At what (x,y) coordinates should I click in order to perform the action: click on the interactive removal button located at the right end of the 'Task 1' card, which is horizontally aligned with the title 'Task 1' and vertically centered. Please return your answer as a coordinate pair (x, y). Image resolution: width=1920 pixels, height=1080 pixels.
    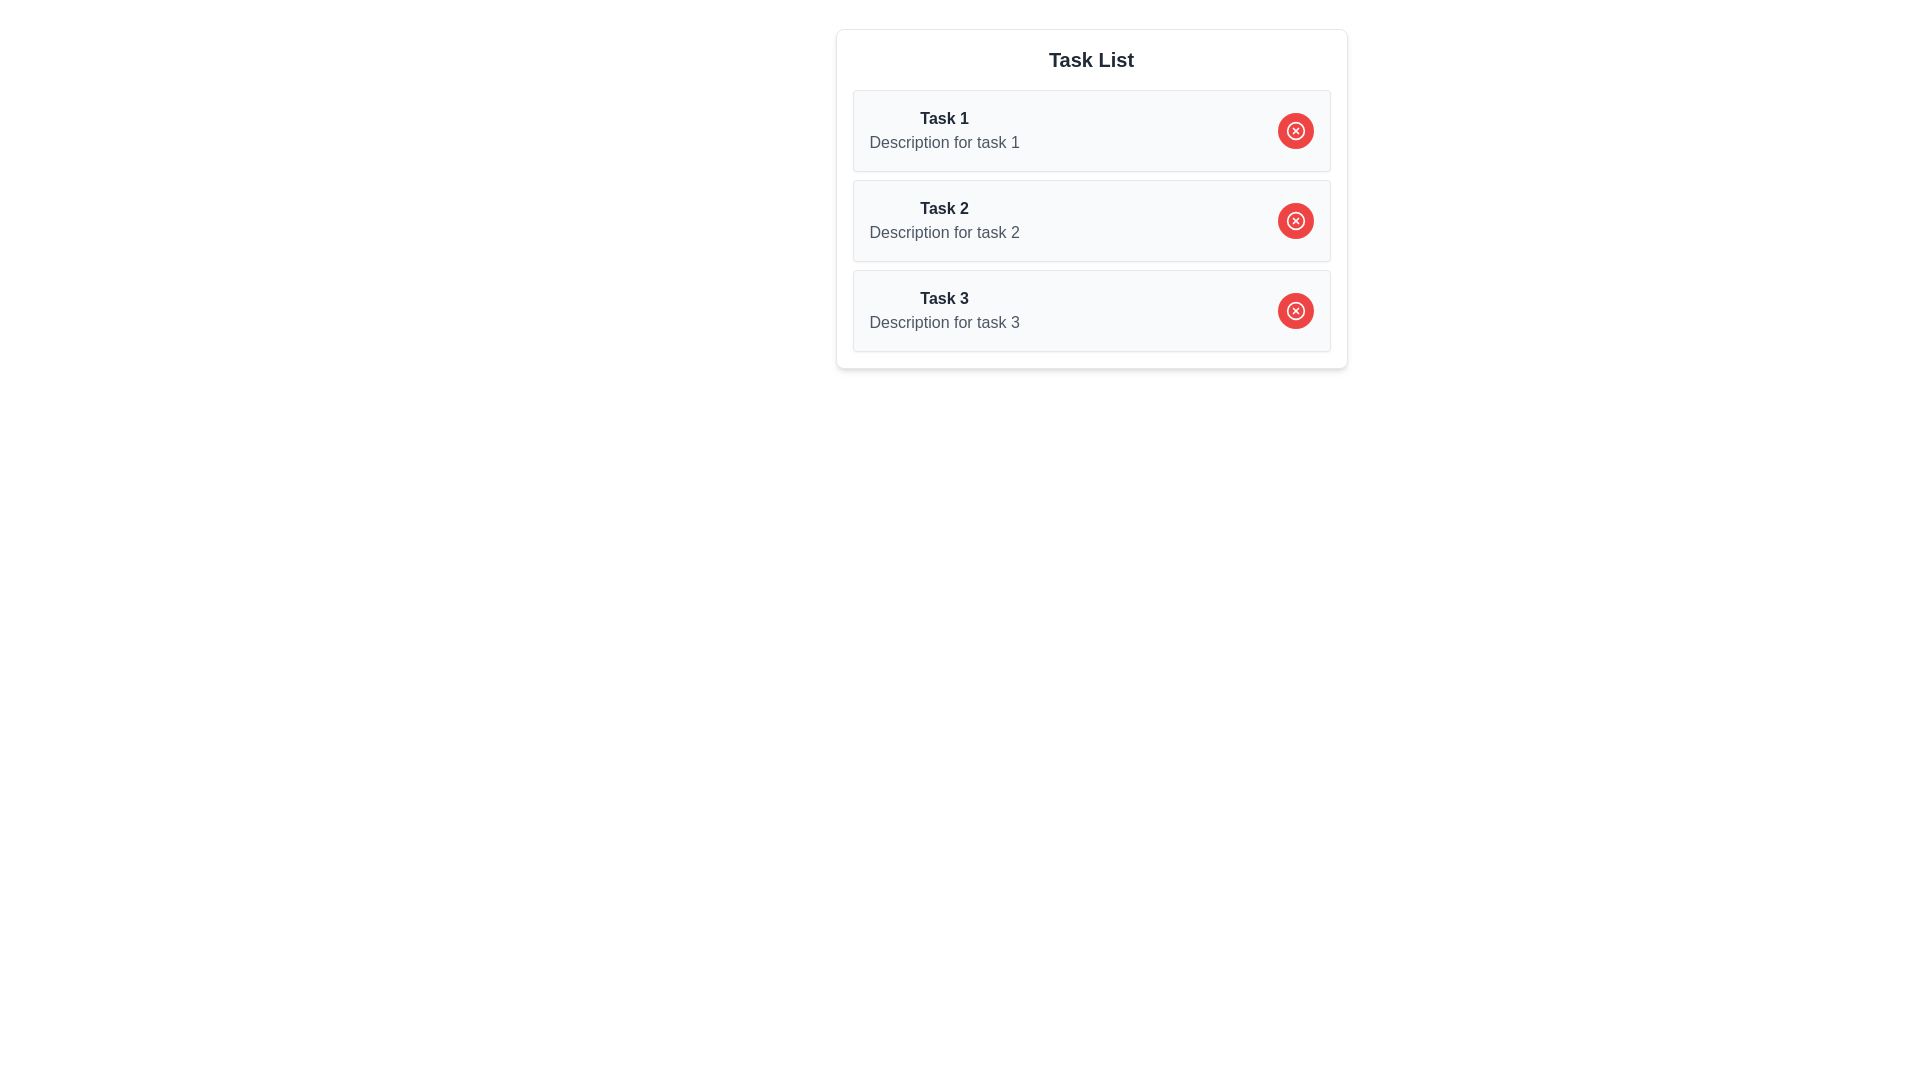
    Looking at the image, I should click on (1295, 131).